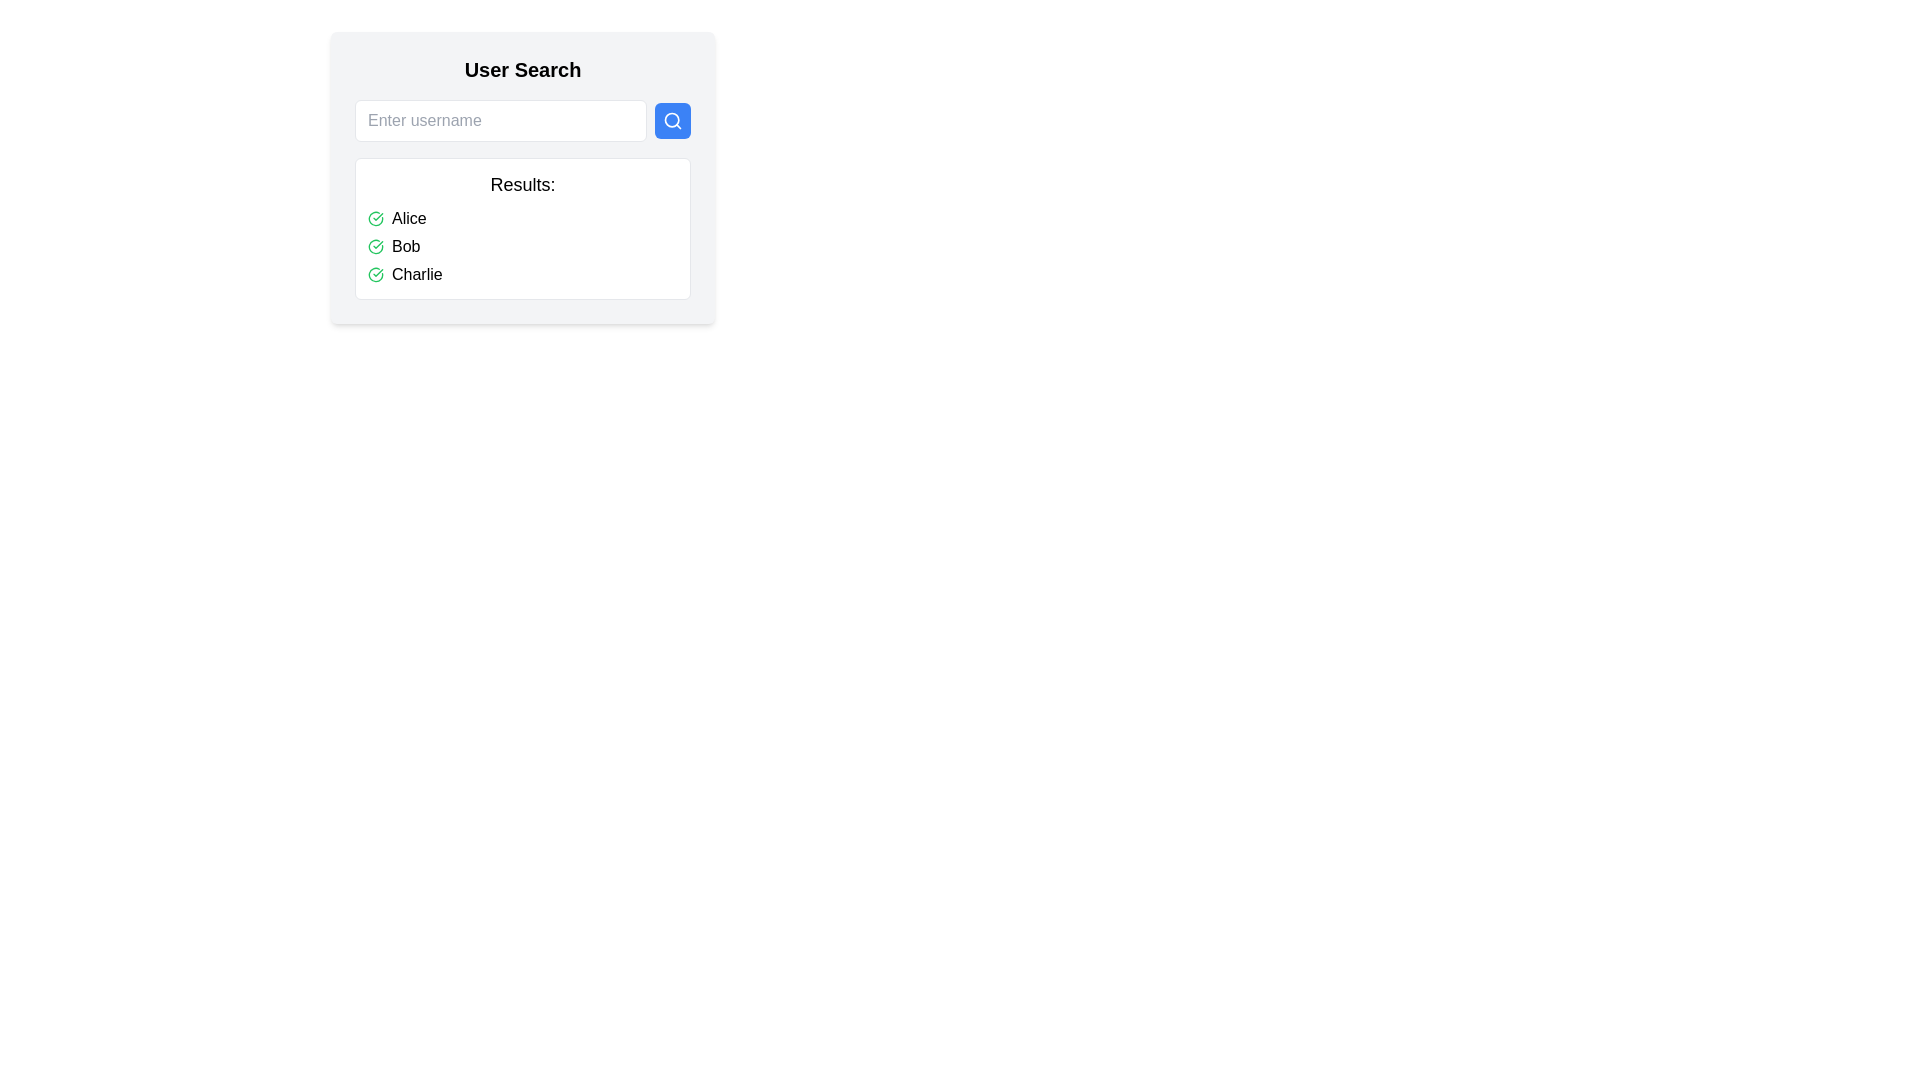 This screenshot has width=1920, height=1080. I want to click on the circular green checkmark icon located to the left of the text 'Bob' in the results list under the section labeled 'Results:', so click(375, 245).